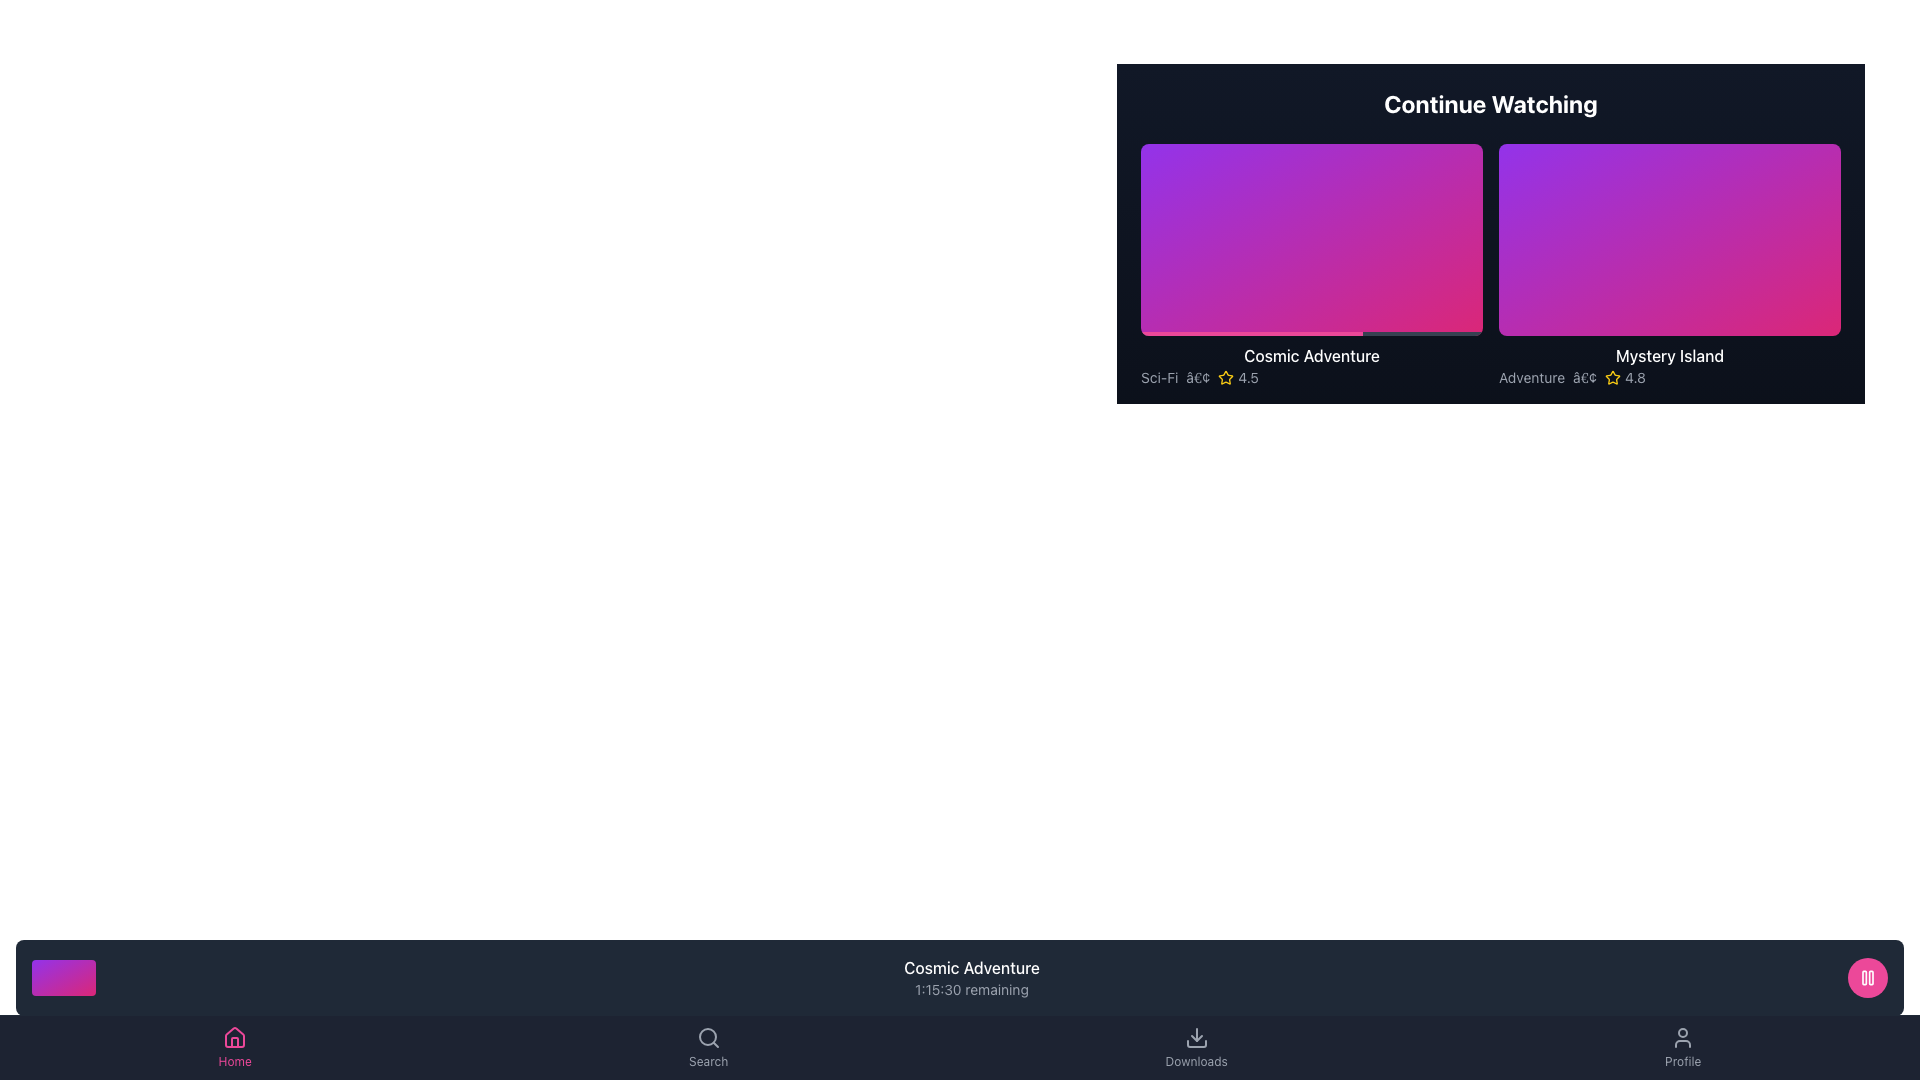 This screenshot has height=1080, width=1920. What do you see at coordinates (708, 1047) in the screenshot?
I see `the navigation button located` at bounding box center [708, 1047].